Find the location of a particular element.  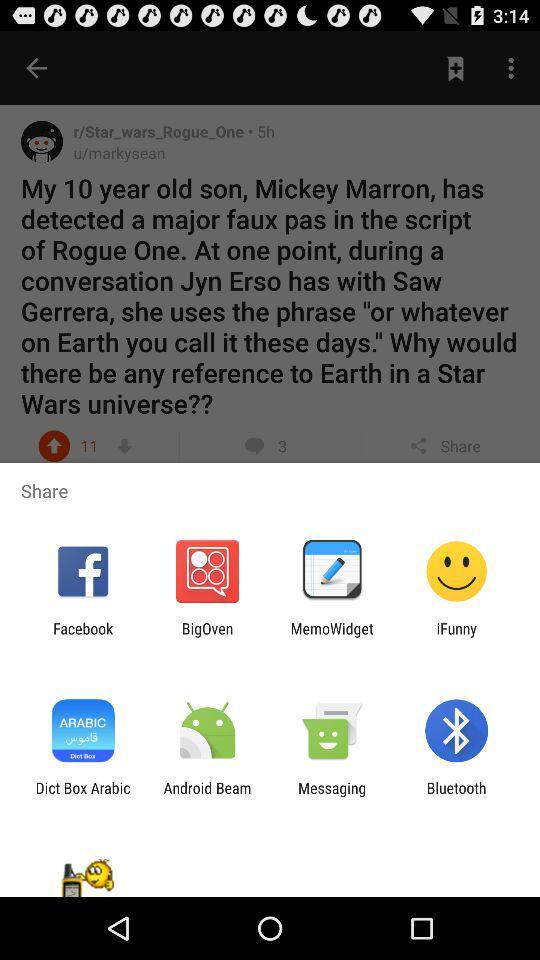

the android beam app is located at coordinates (206, 796).